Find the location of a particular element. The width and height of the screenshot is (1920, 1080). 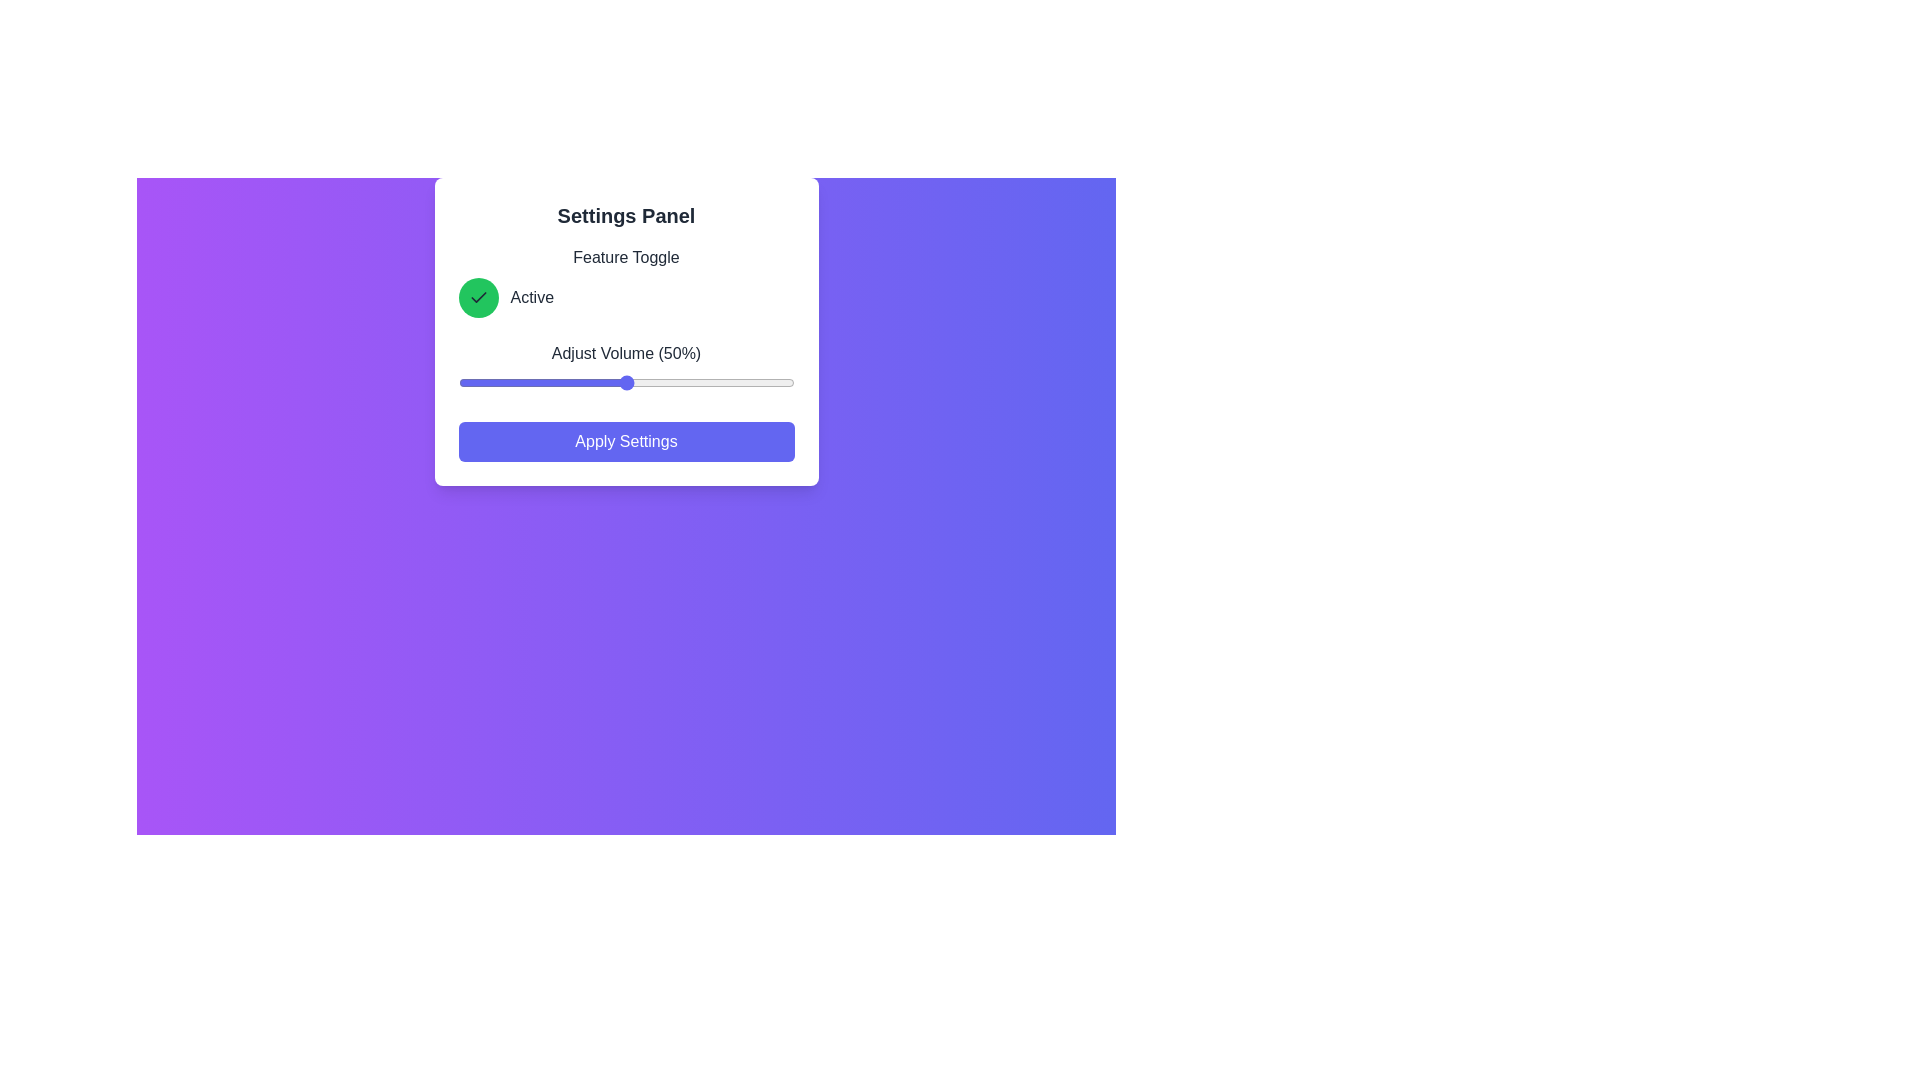

volume is located at coordinates (588, 382).